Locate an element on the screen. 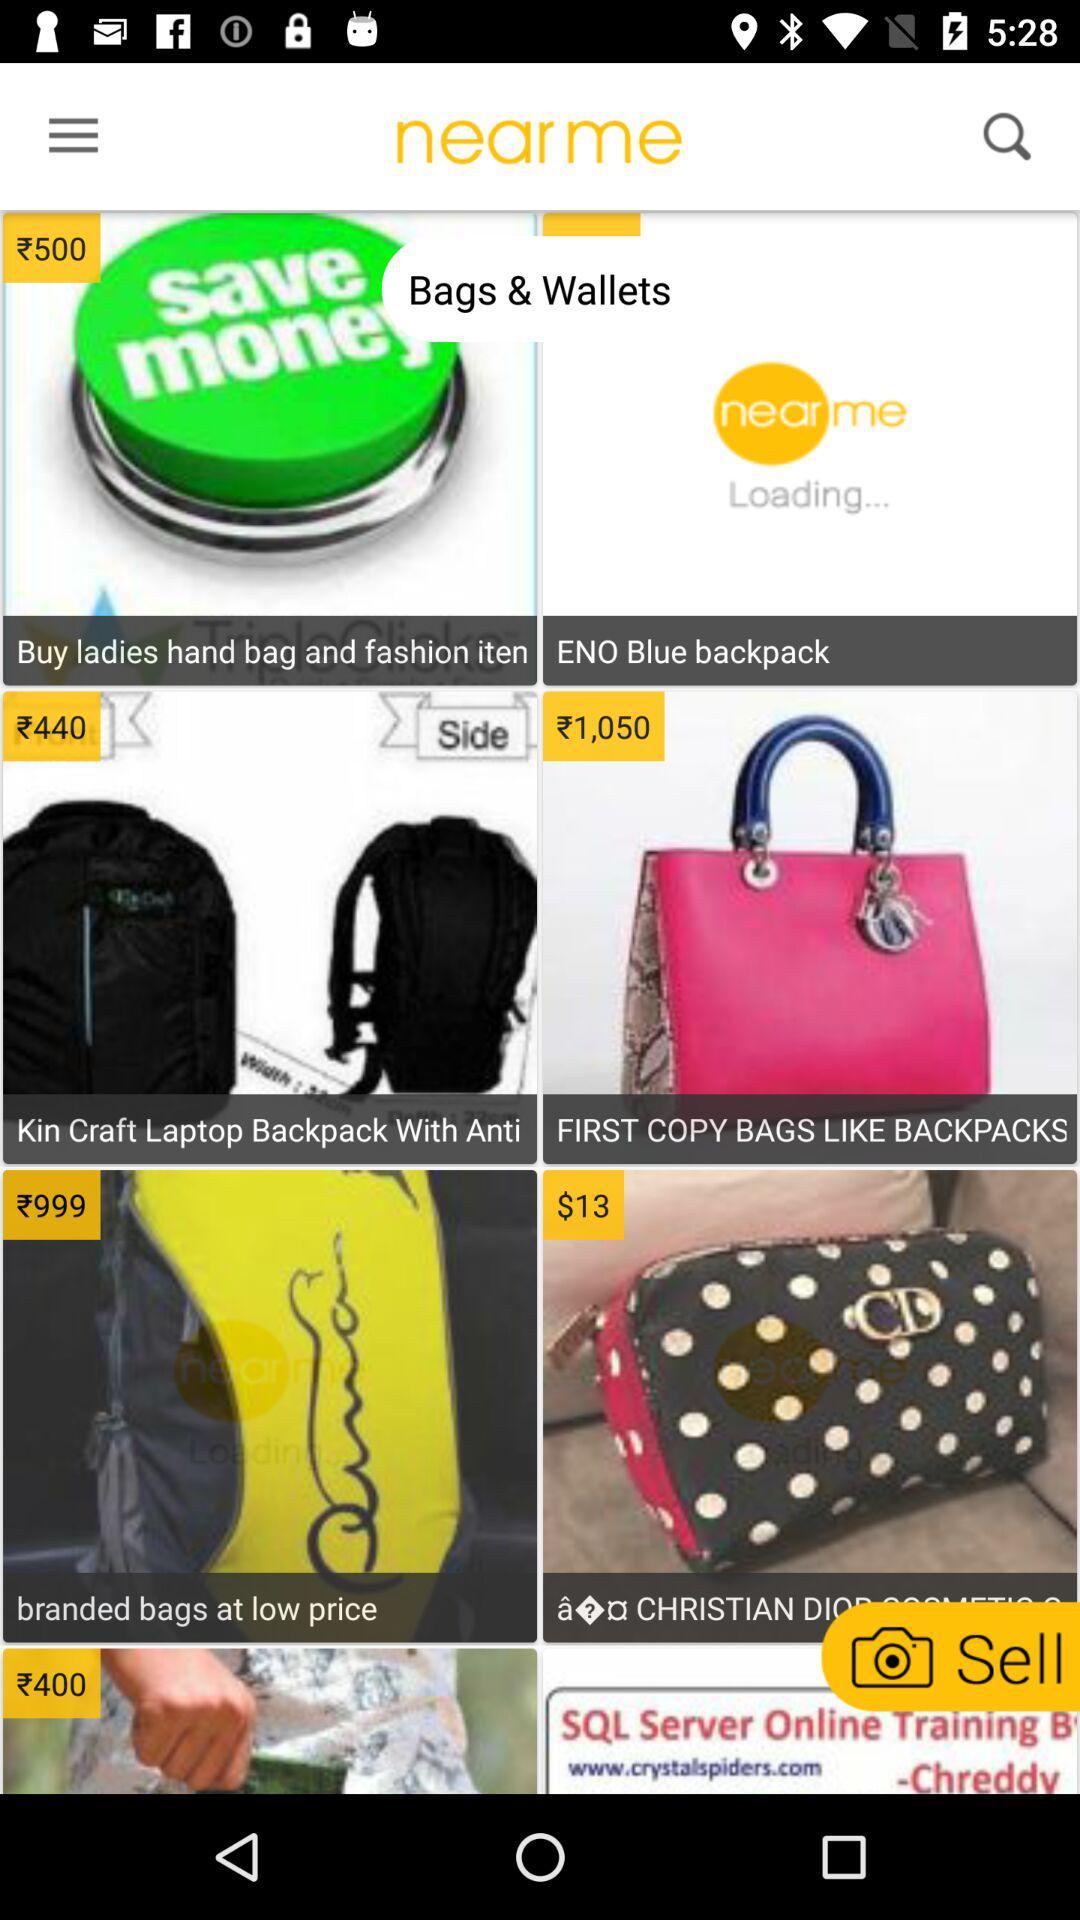 Image resolution: width=1080 pixels, height=1920 pixels. menu is located at coordinates (66, 140).